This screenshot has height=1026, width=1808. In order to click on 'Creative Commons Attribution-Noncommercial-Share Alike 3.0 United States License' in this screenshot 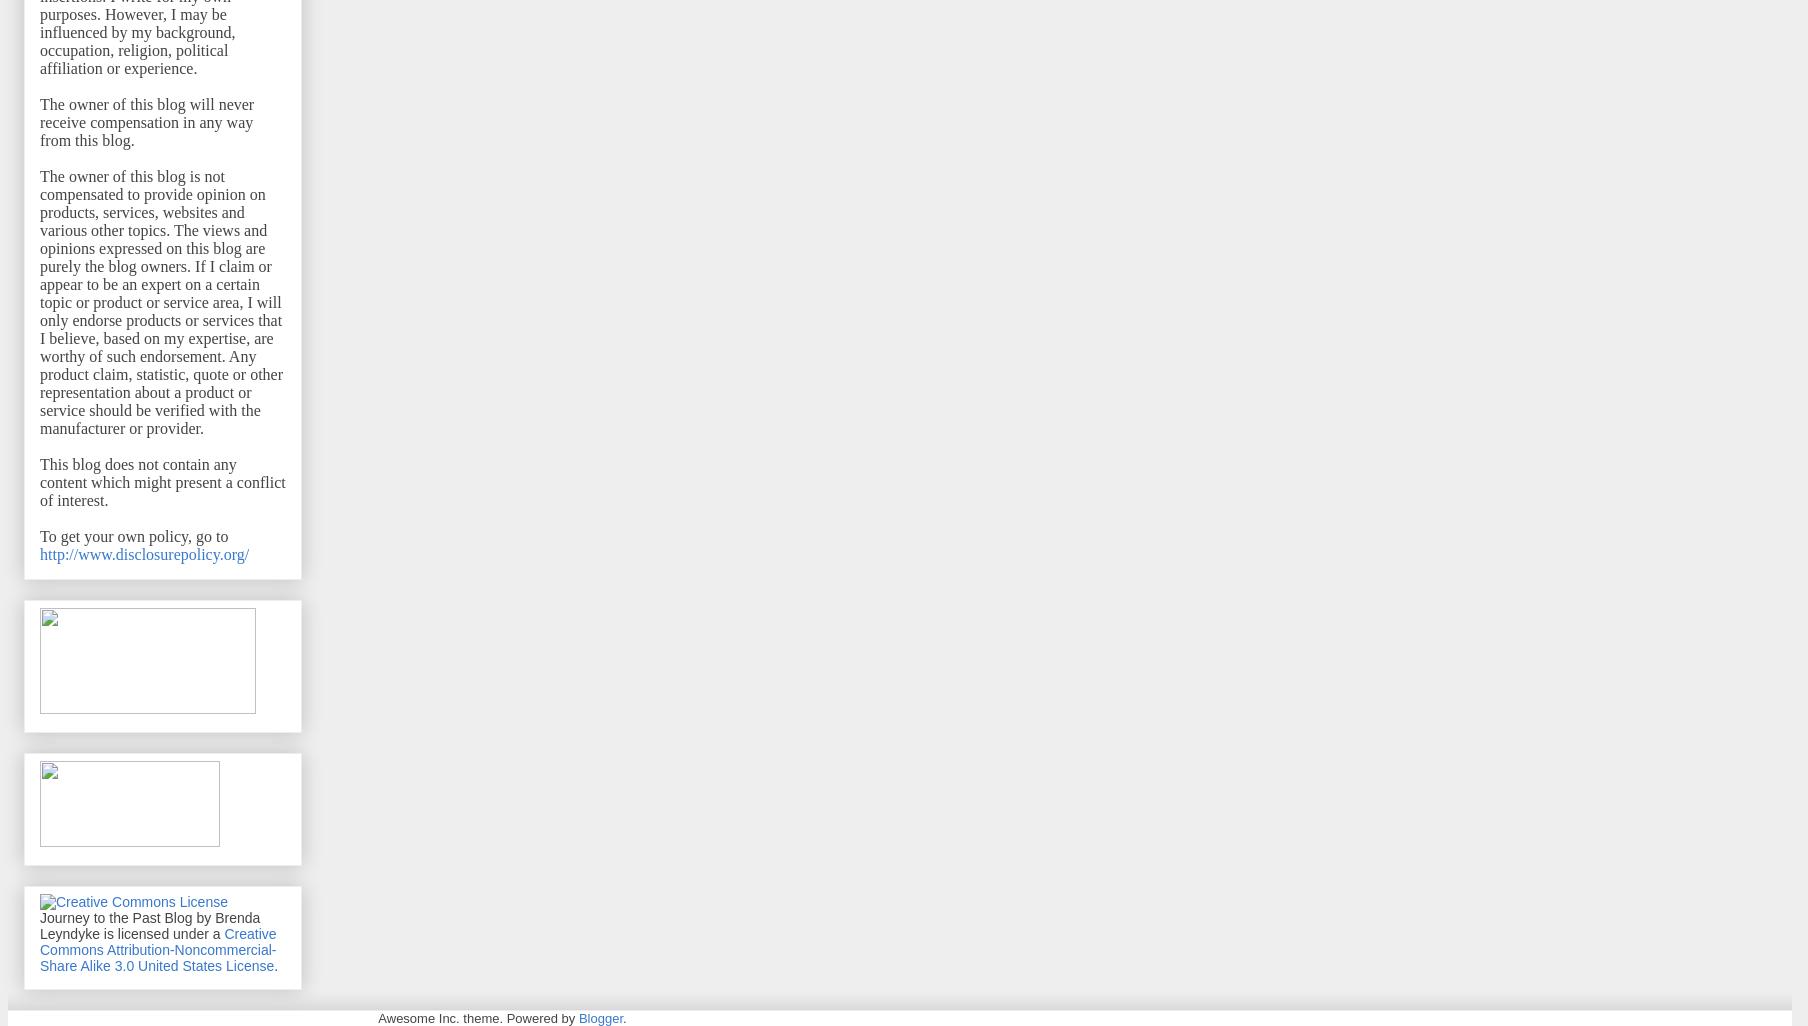, I will do `click(158, 949)`.